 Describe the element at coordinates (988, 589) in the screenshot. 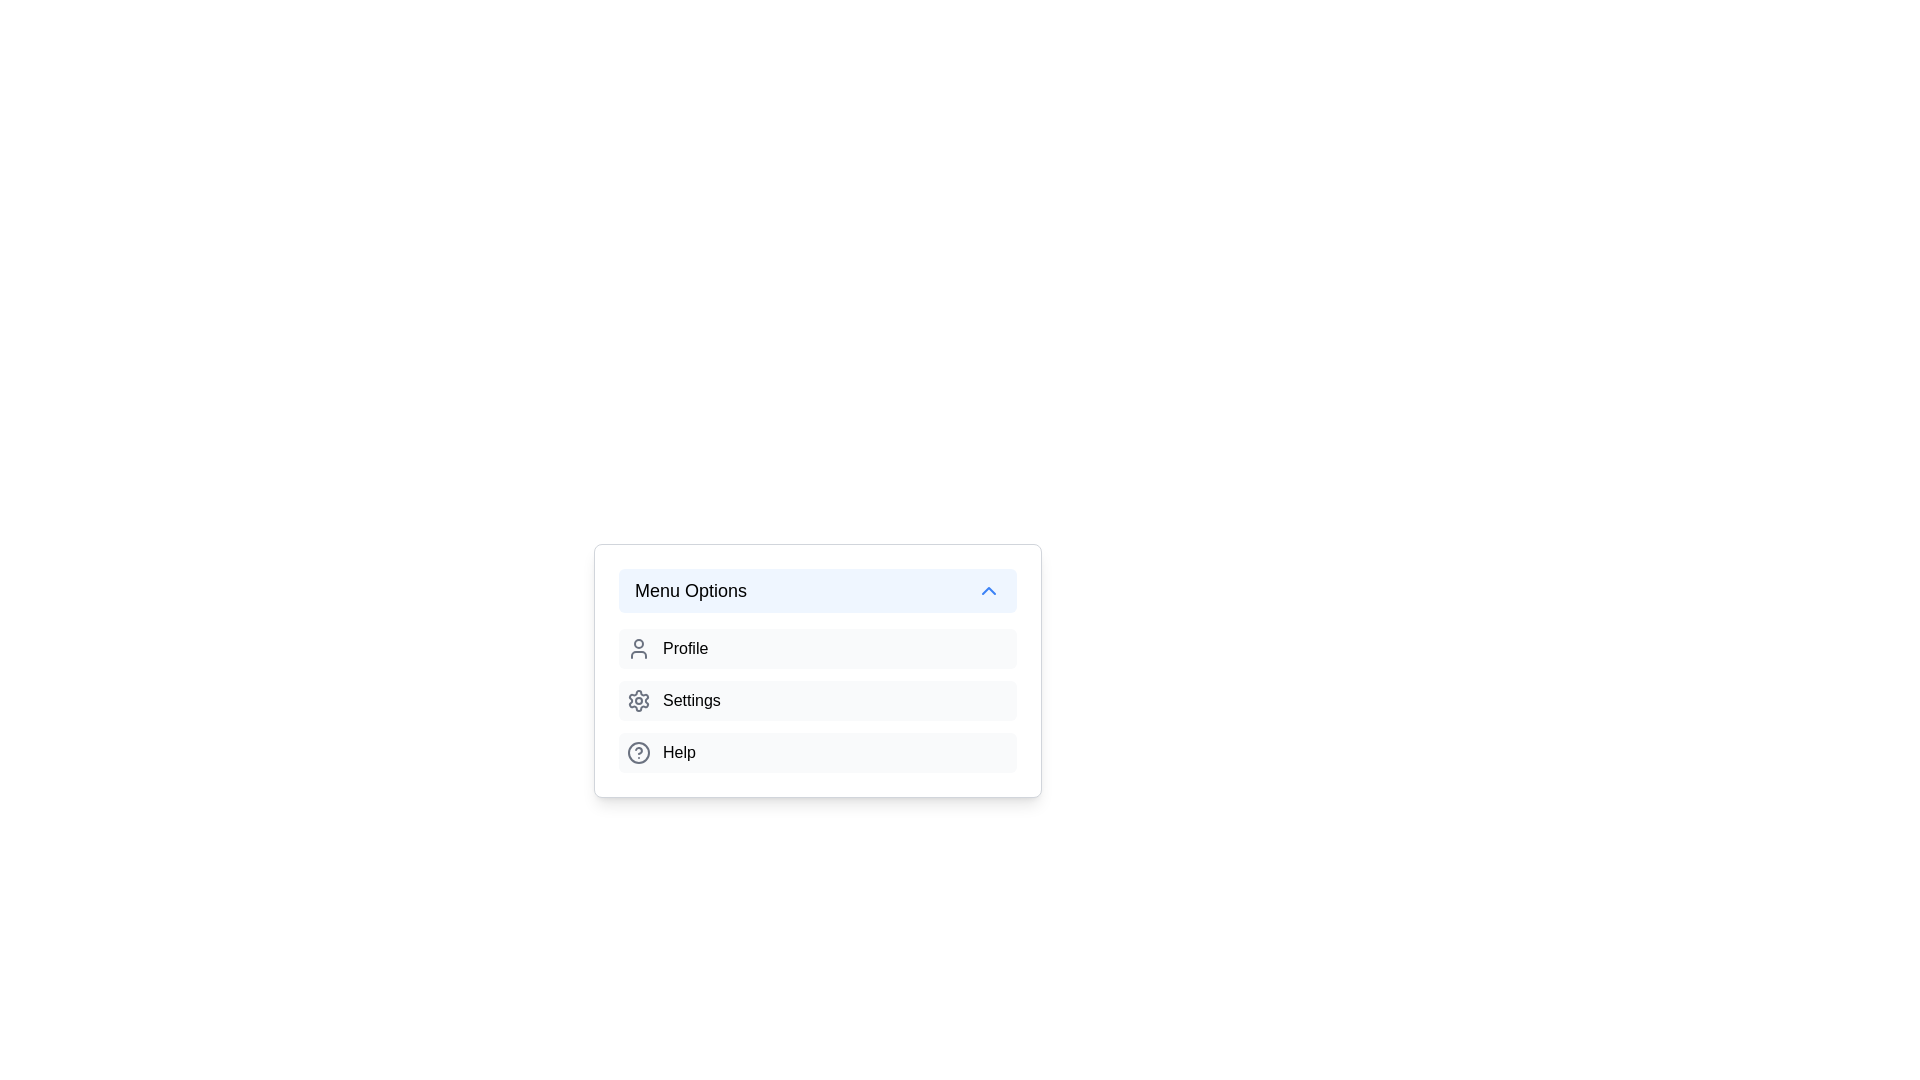

I see `the small upward-pointing chevron icon styled in blue, located at the far-right edge of the 'Menu Options' header bar` at that location.